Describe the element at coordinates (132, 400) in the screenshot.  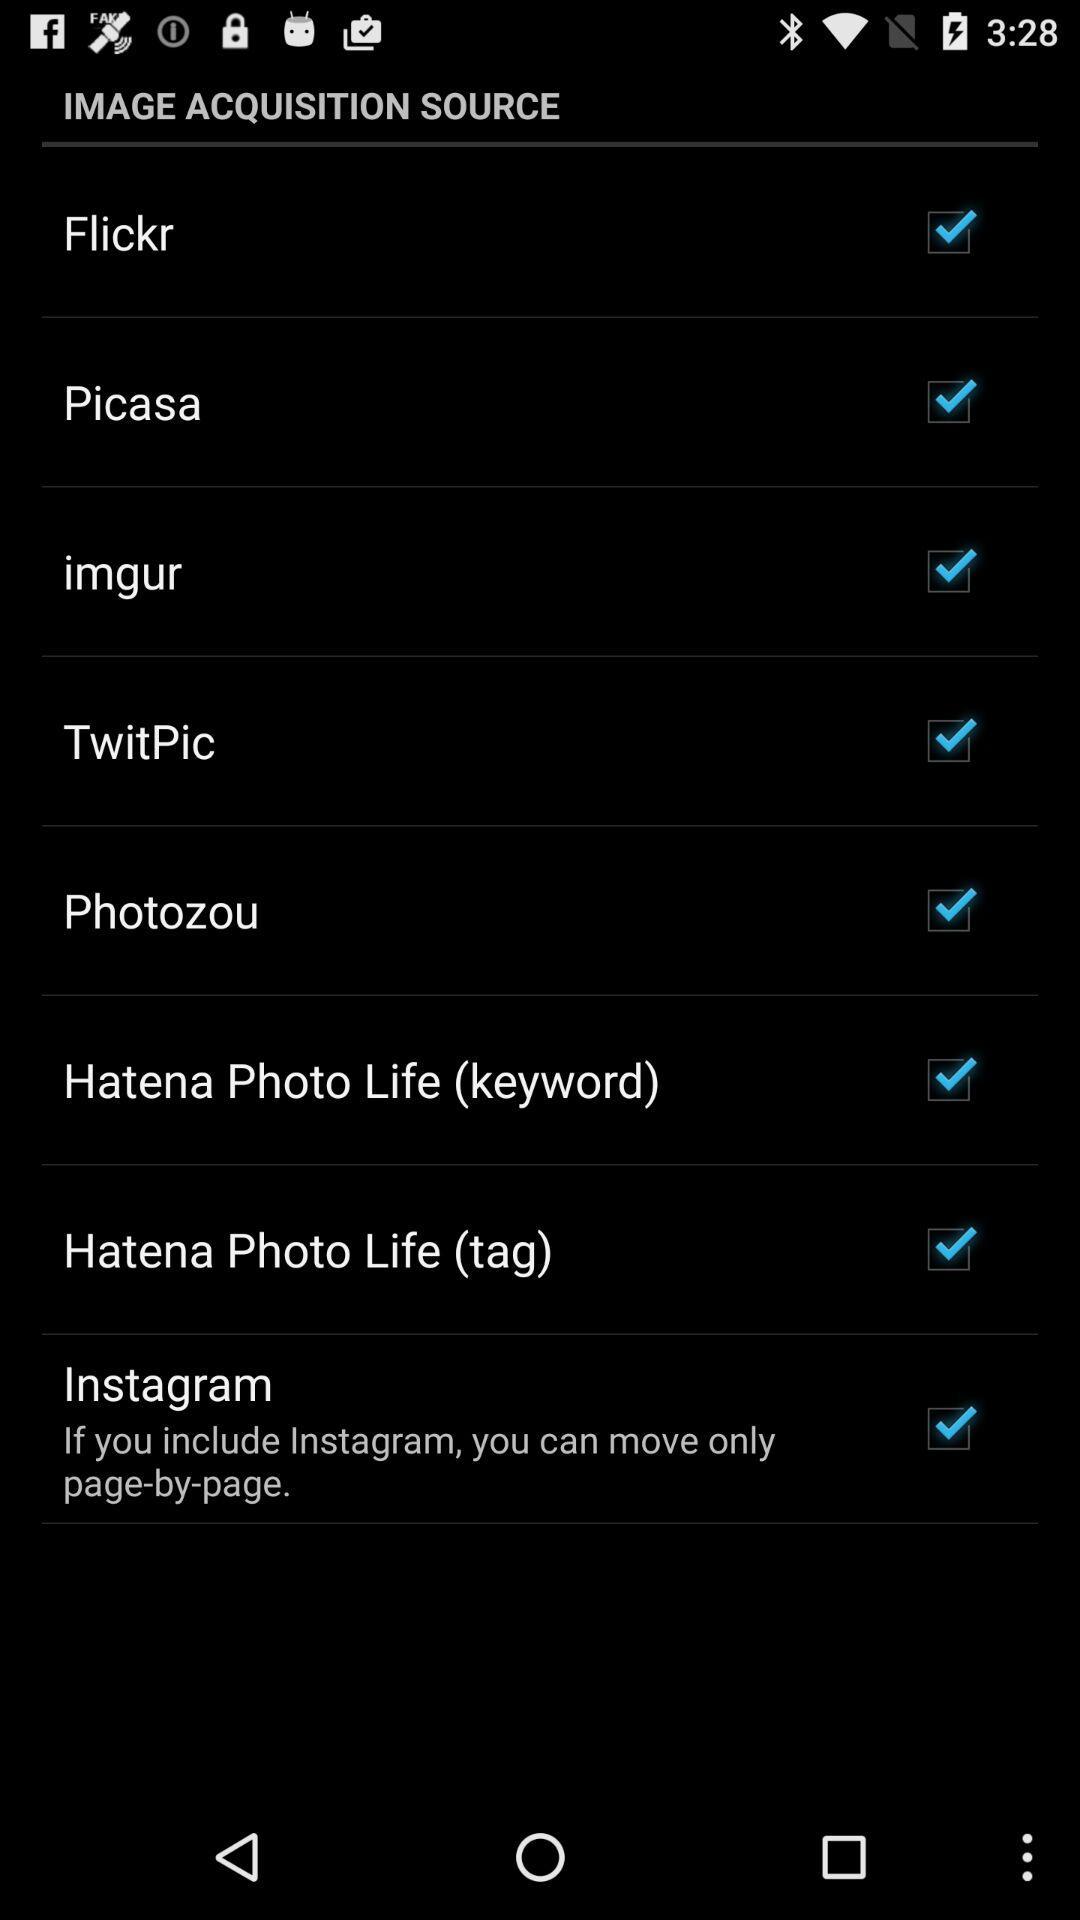
I see `the item below the flickr item` at that location.